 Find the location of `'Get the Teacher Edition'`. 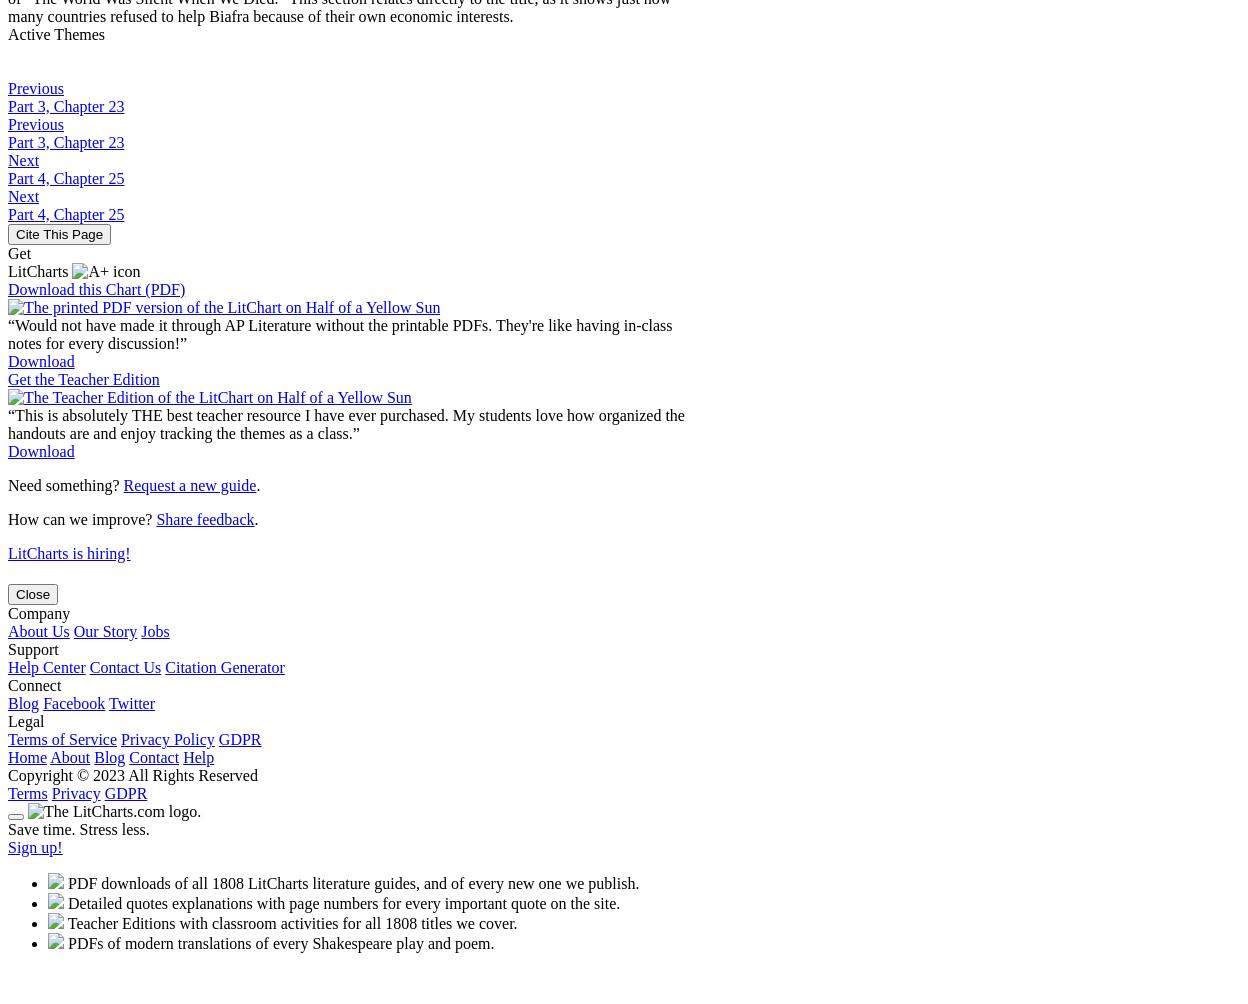

'Get the Teacher Edition' is located at coordinates (82, 377).